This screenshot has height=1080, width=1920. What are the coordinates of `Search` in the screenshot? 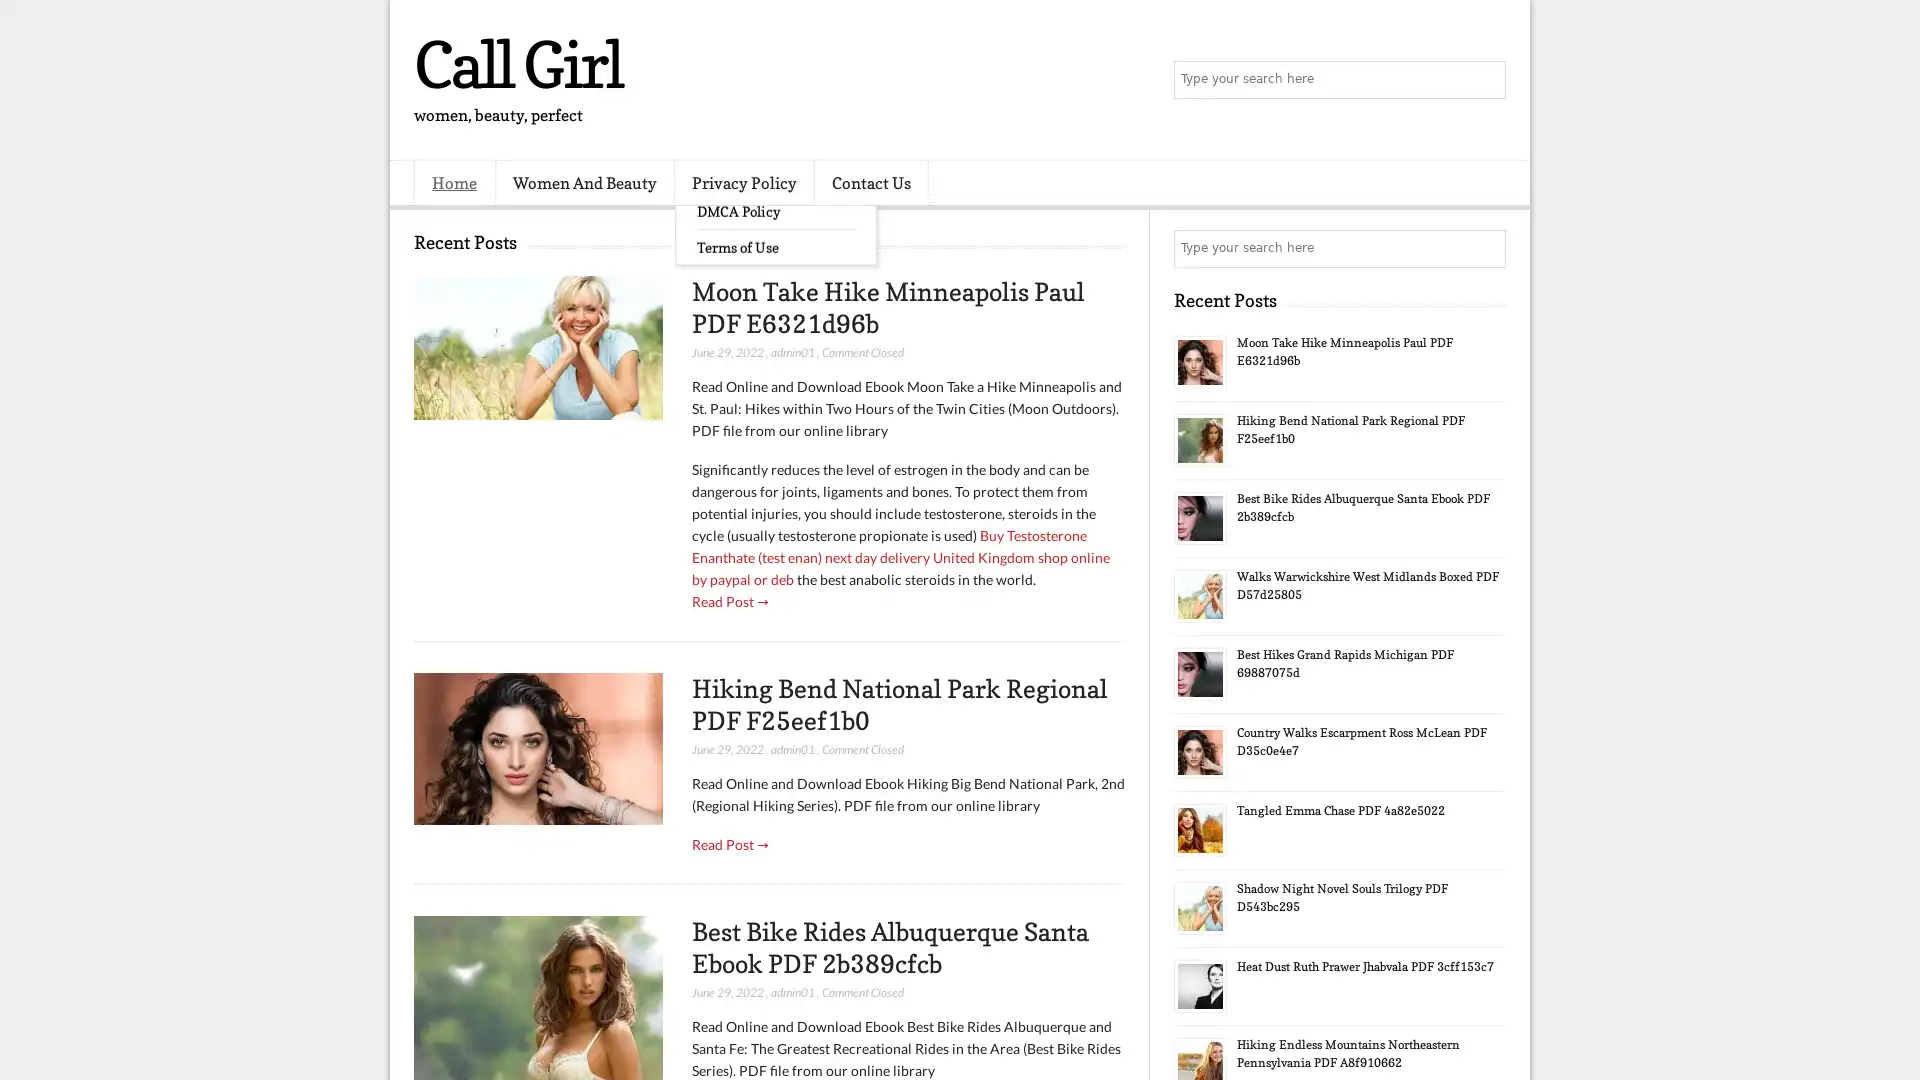 It's located at (1485, 80).